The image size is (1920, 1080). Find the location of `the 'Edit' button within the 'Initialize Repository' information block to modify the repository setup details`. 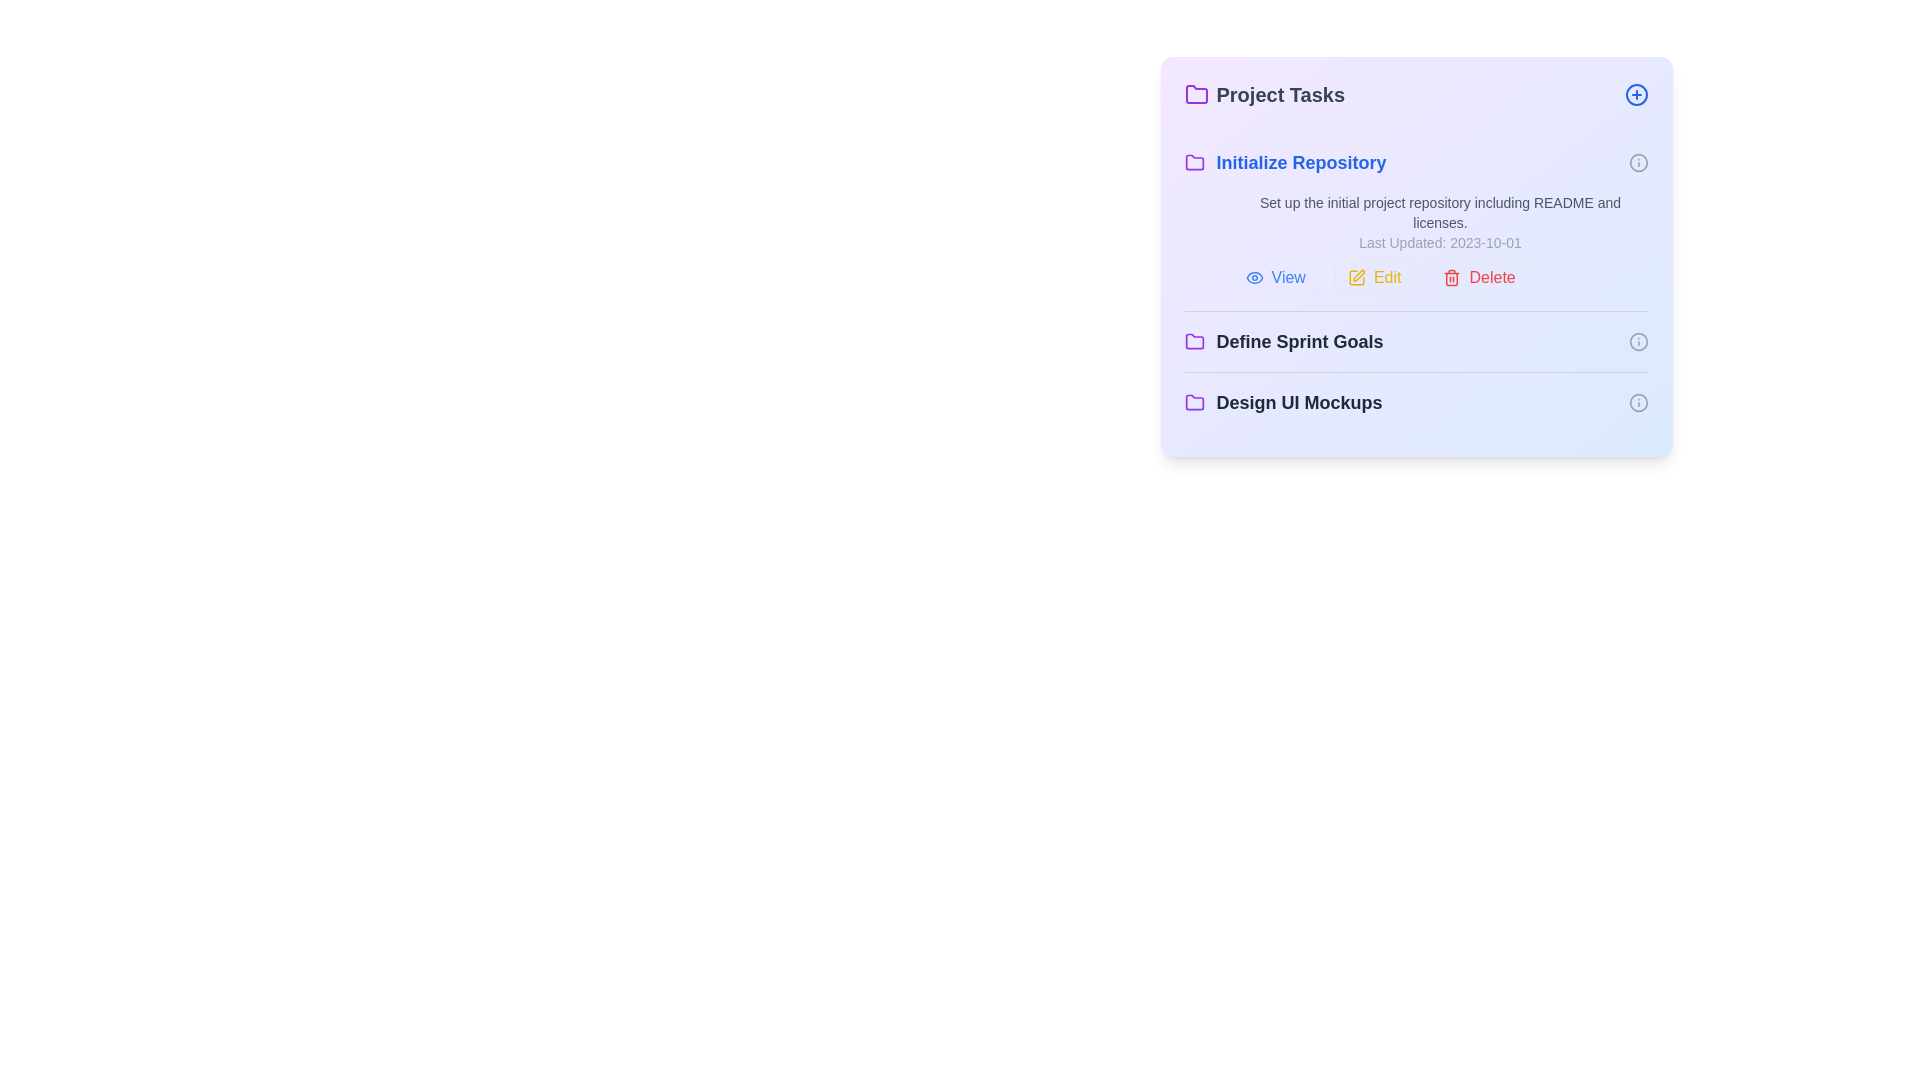

the 'Edit' button within the 'Initialize Repository' information block to modify the repository setup details is located at coordinates (1415, 222).